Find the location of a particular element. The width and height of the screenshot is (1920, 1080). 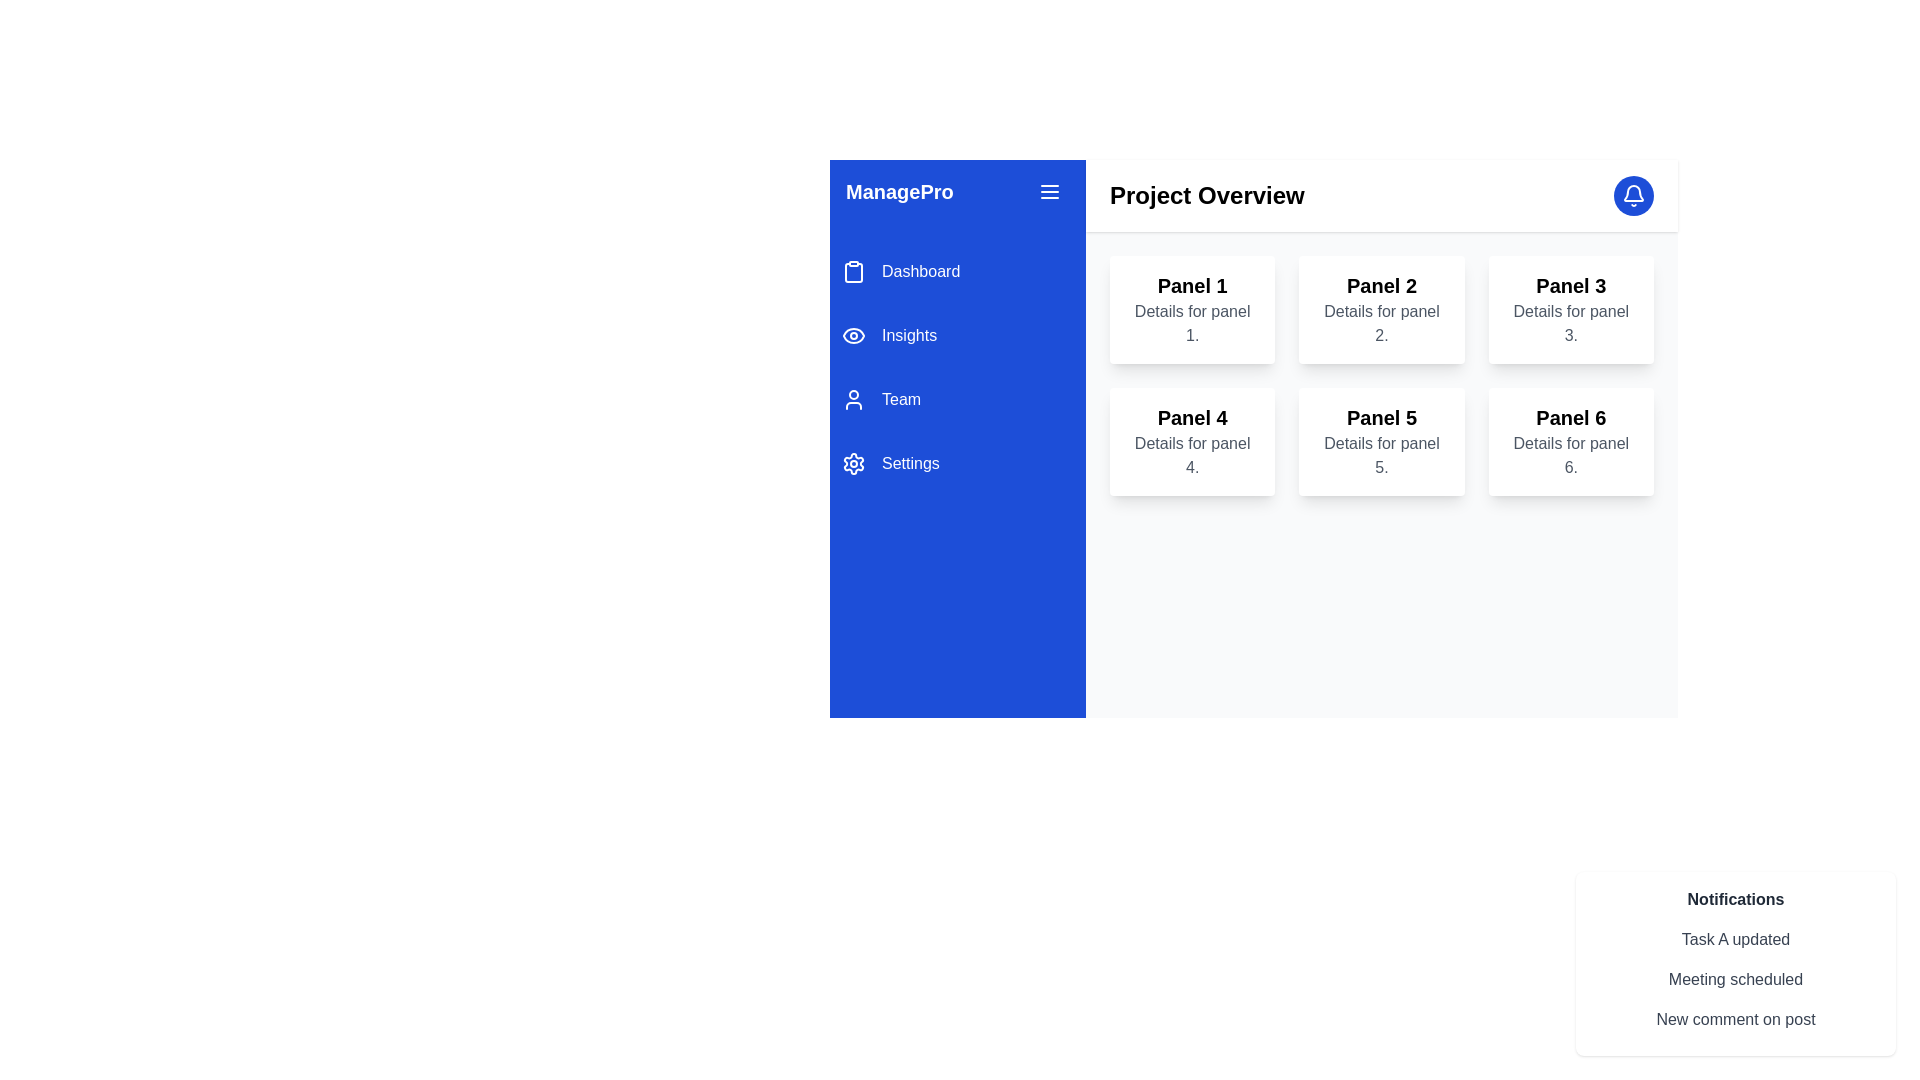

the 'Dashboard' label, which is styled with white font on a blue background and is the first selectable option in the vertical menu on the left side of the interface is located at coordinates (920, 272).